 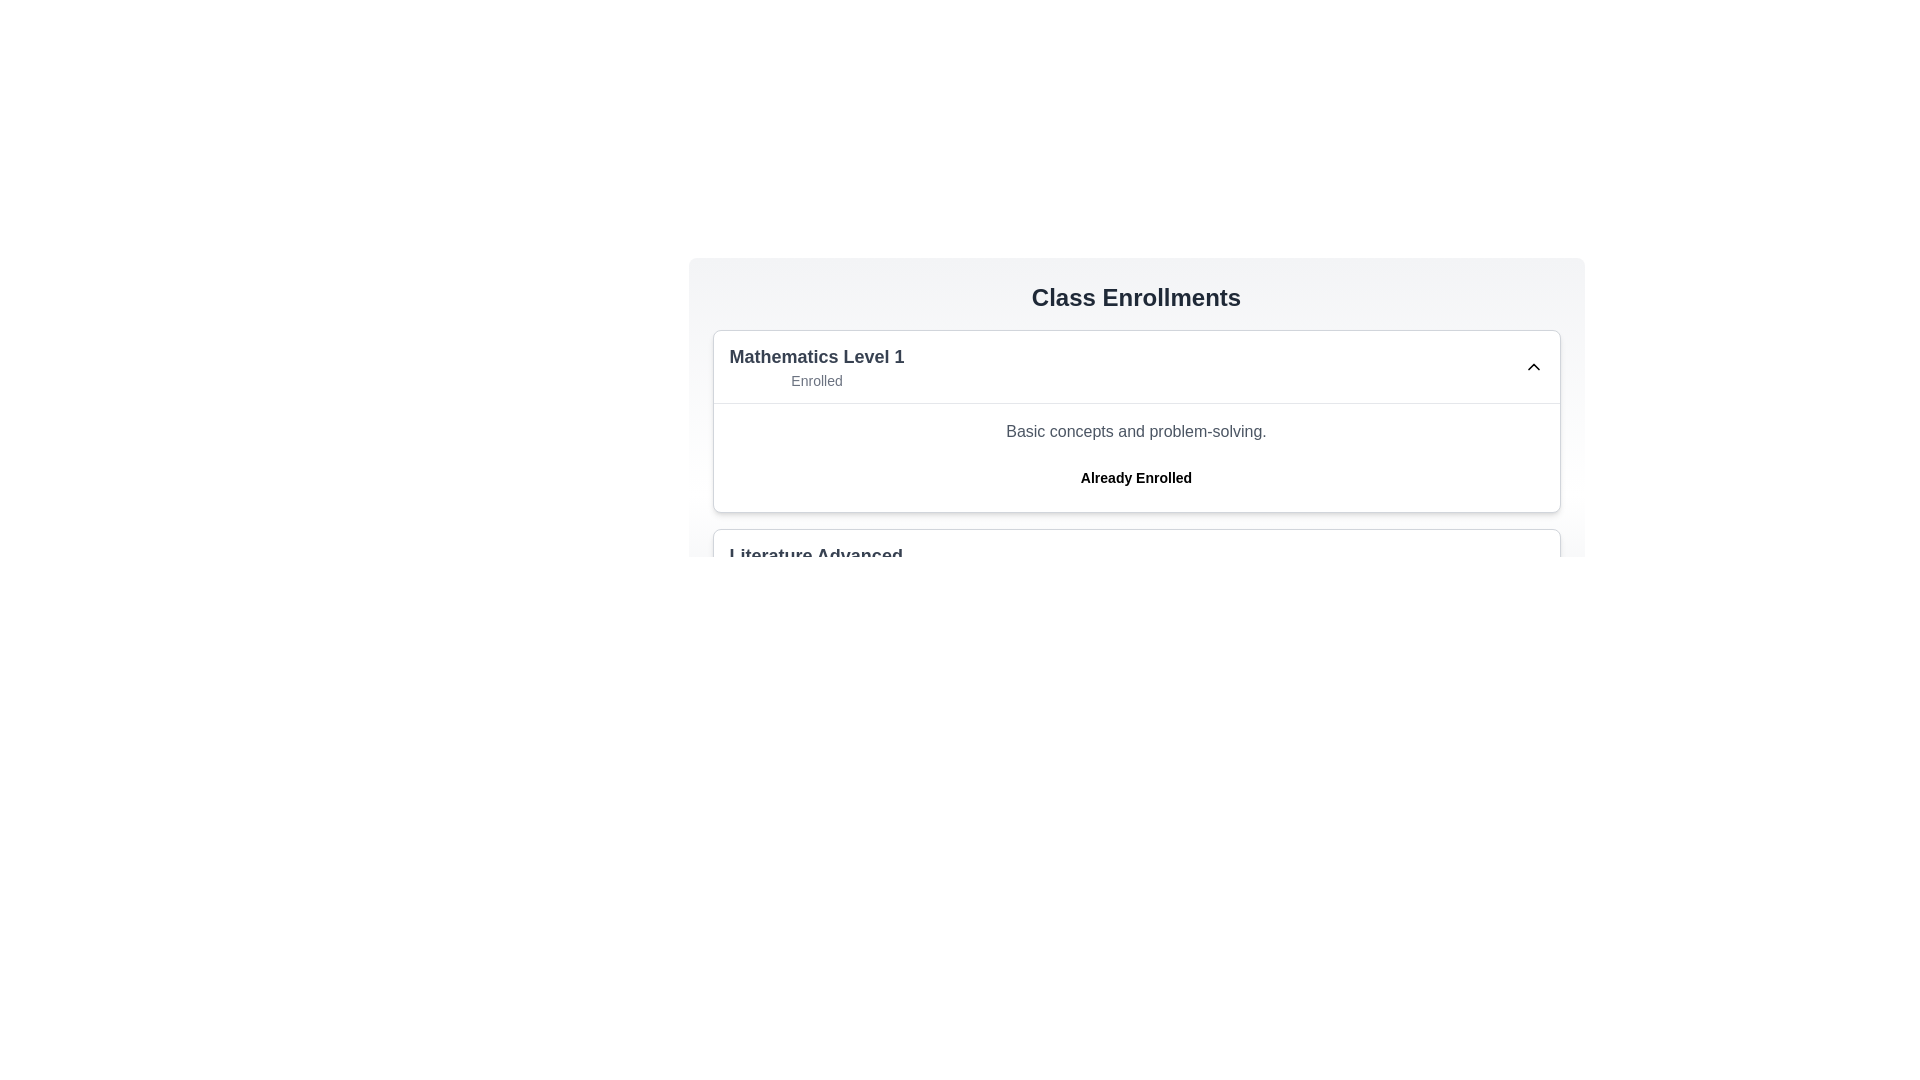 I want to click on the 'Literature Advanced' course selection button, which indicates its availability with 'Available', located in the second section beneath 'Mathematics Level 1', so click(x=1136, y=566).